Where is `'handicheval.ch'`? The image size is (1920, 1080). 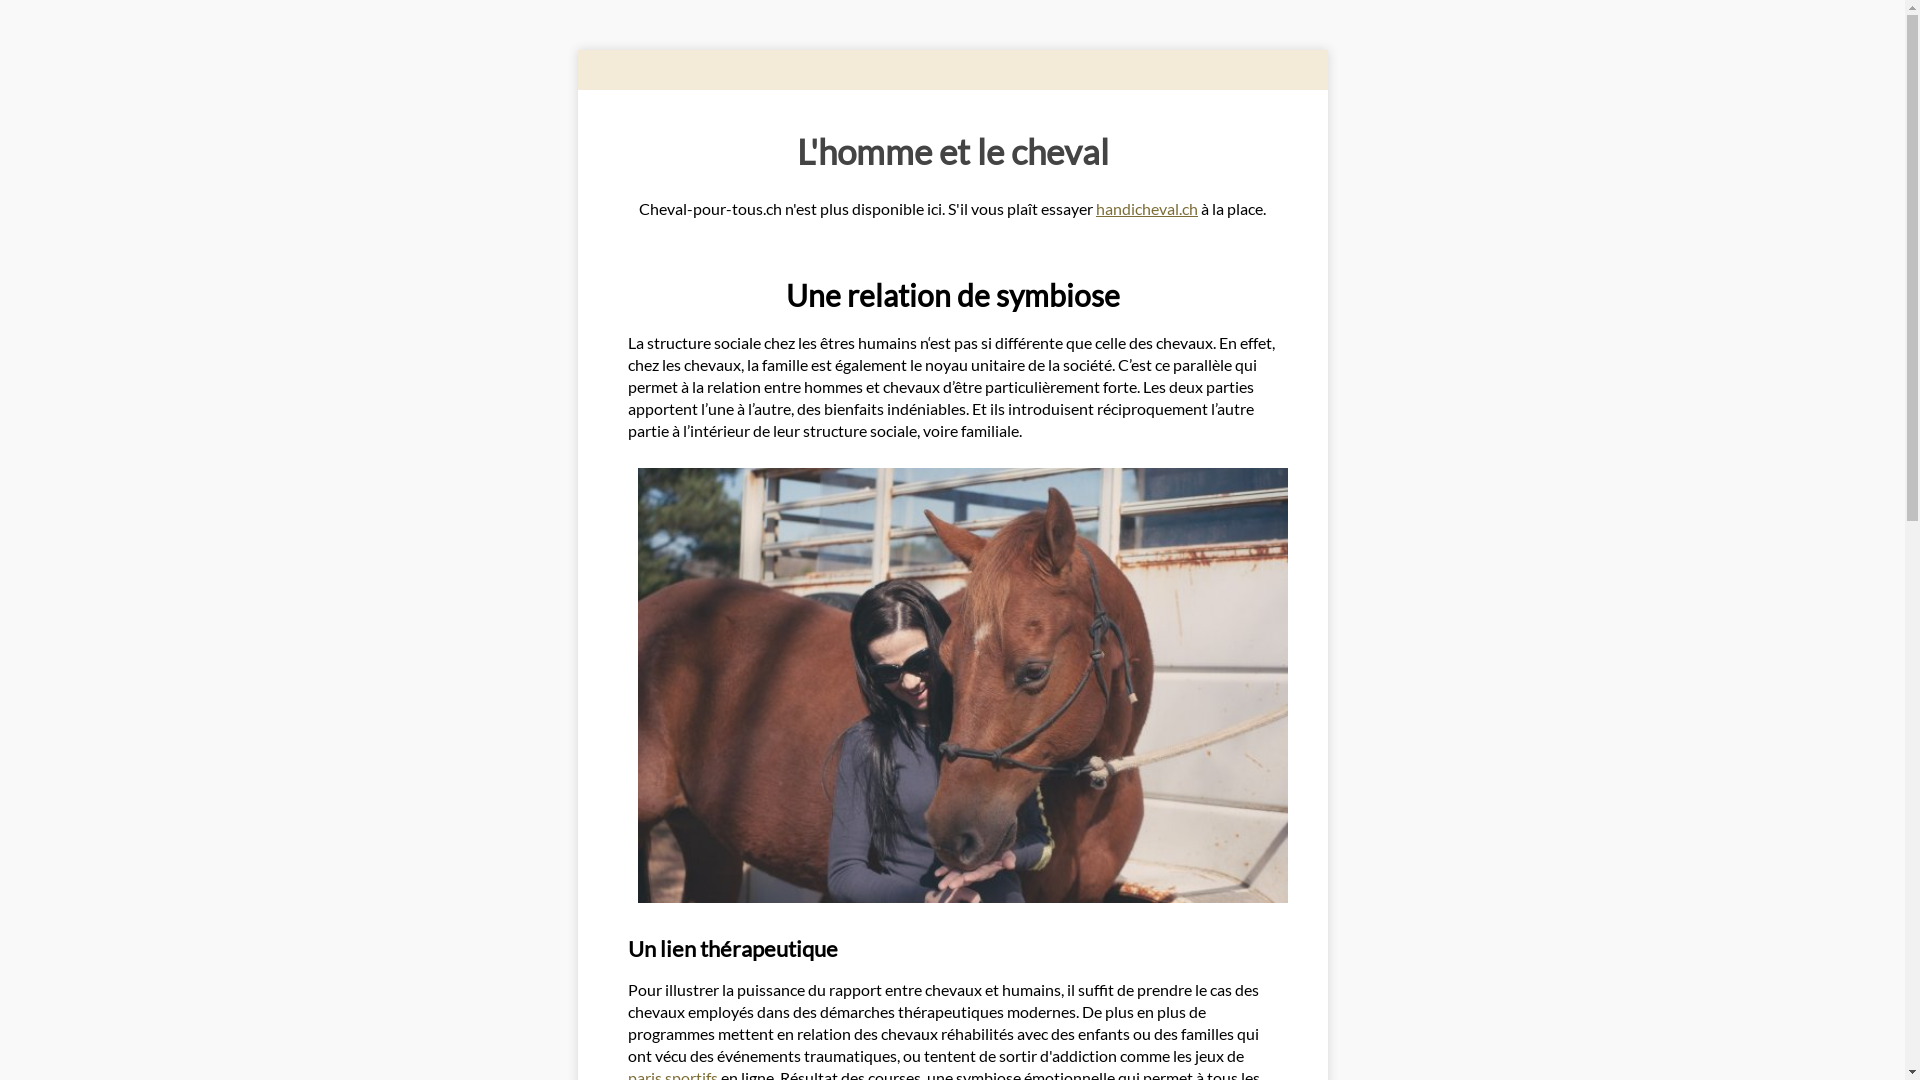 'handicheval.ch' is located at coordinates (1147, 208).